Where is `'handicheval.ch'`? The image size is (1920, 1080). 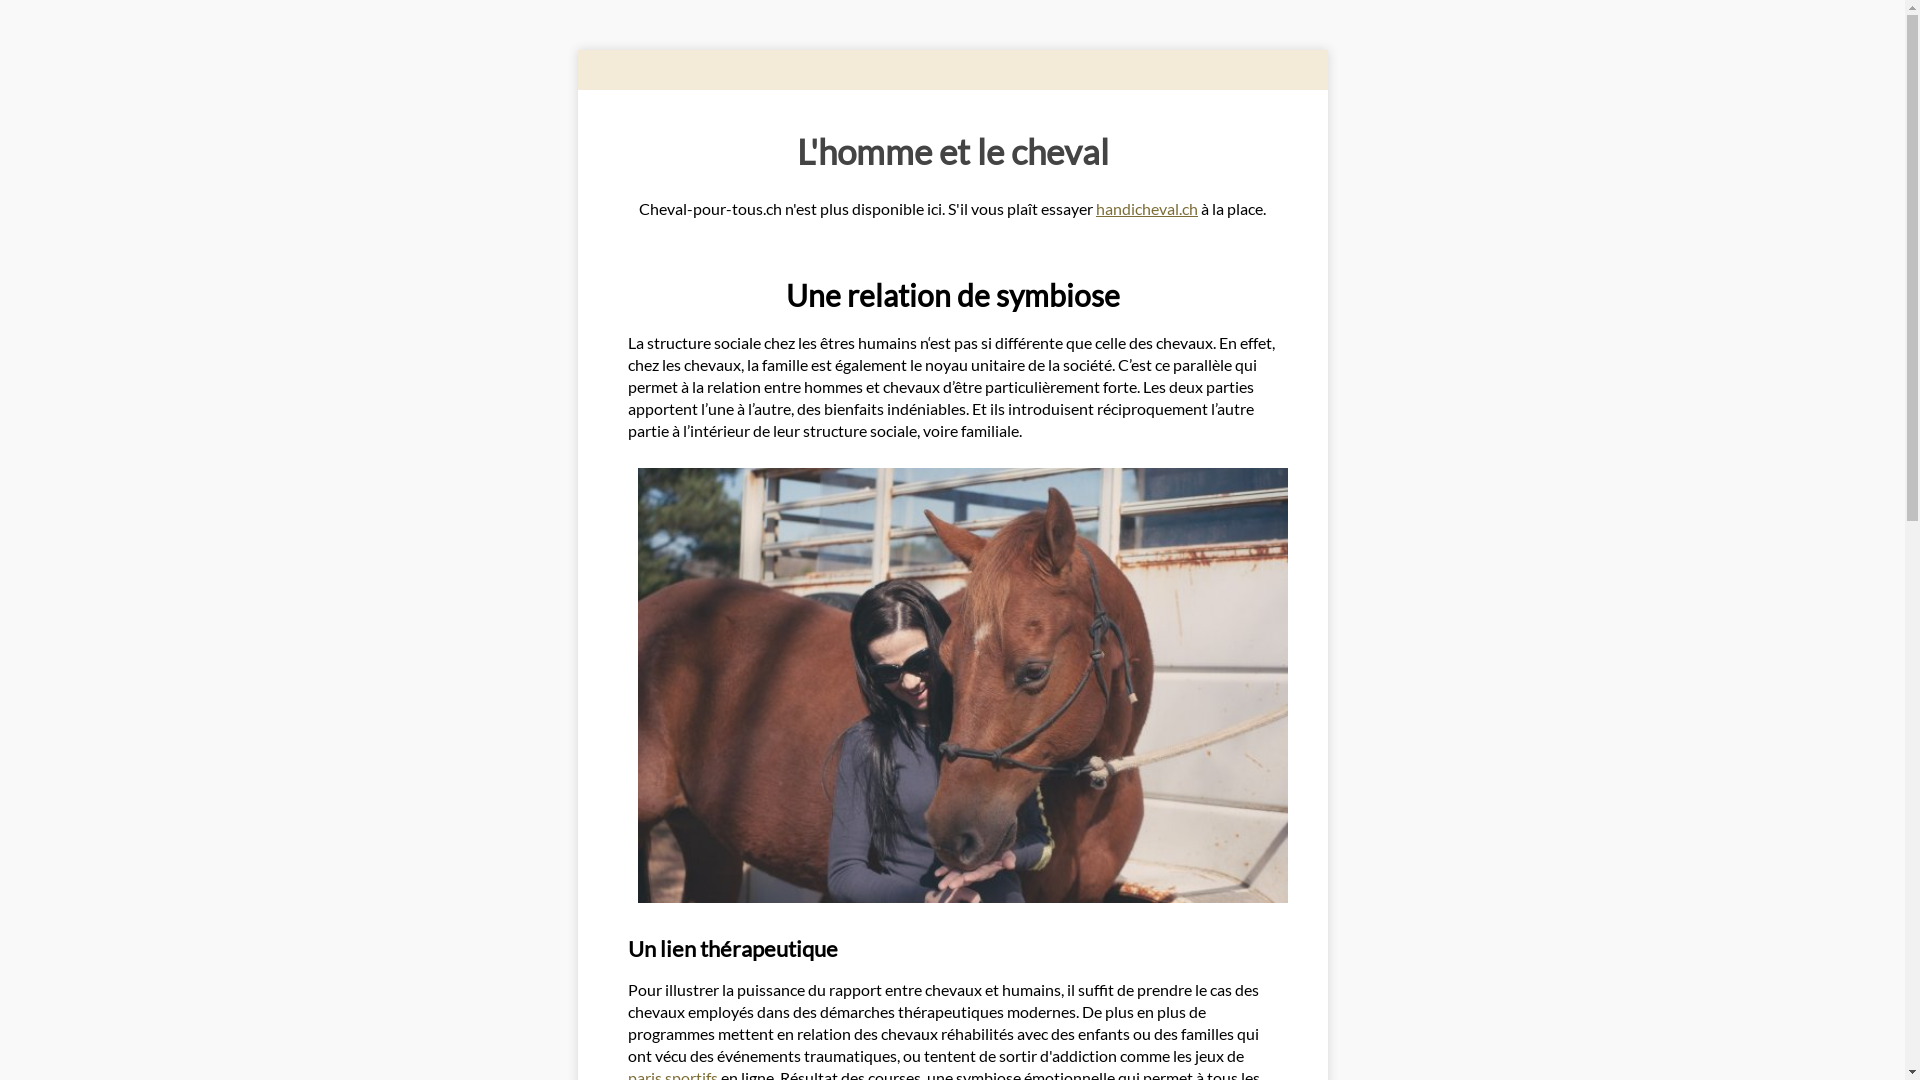 'handicheval.ch' is located at coordinates (1147, 208).